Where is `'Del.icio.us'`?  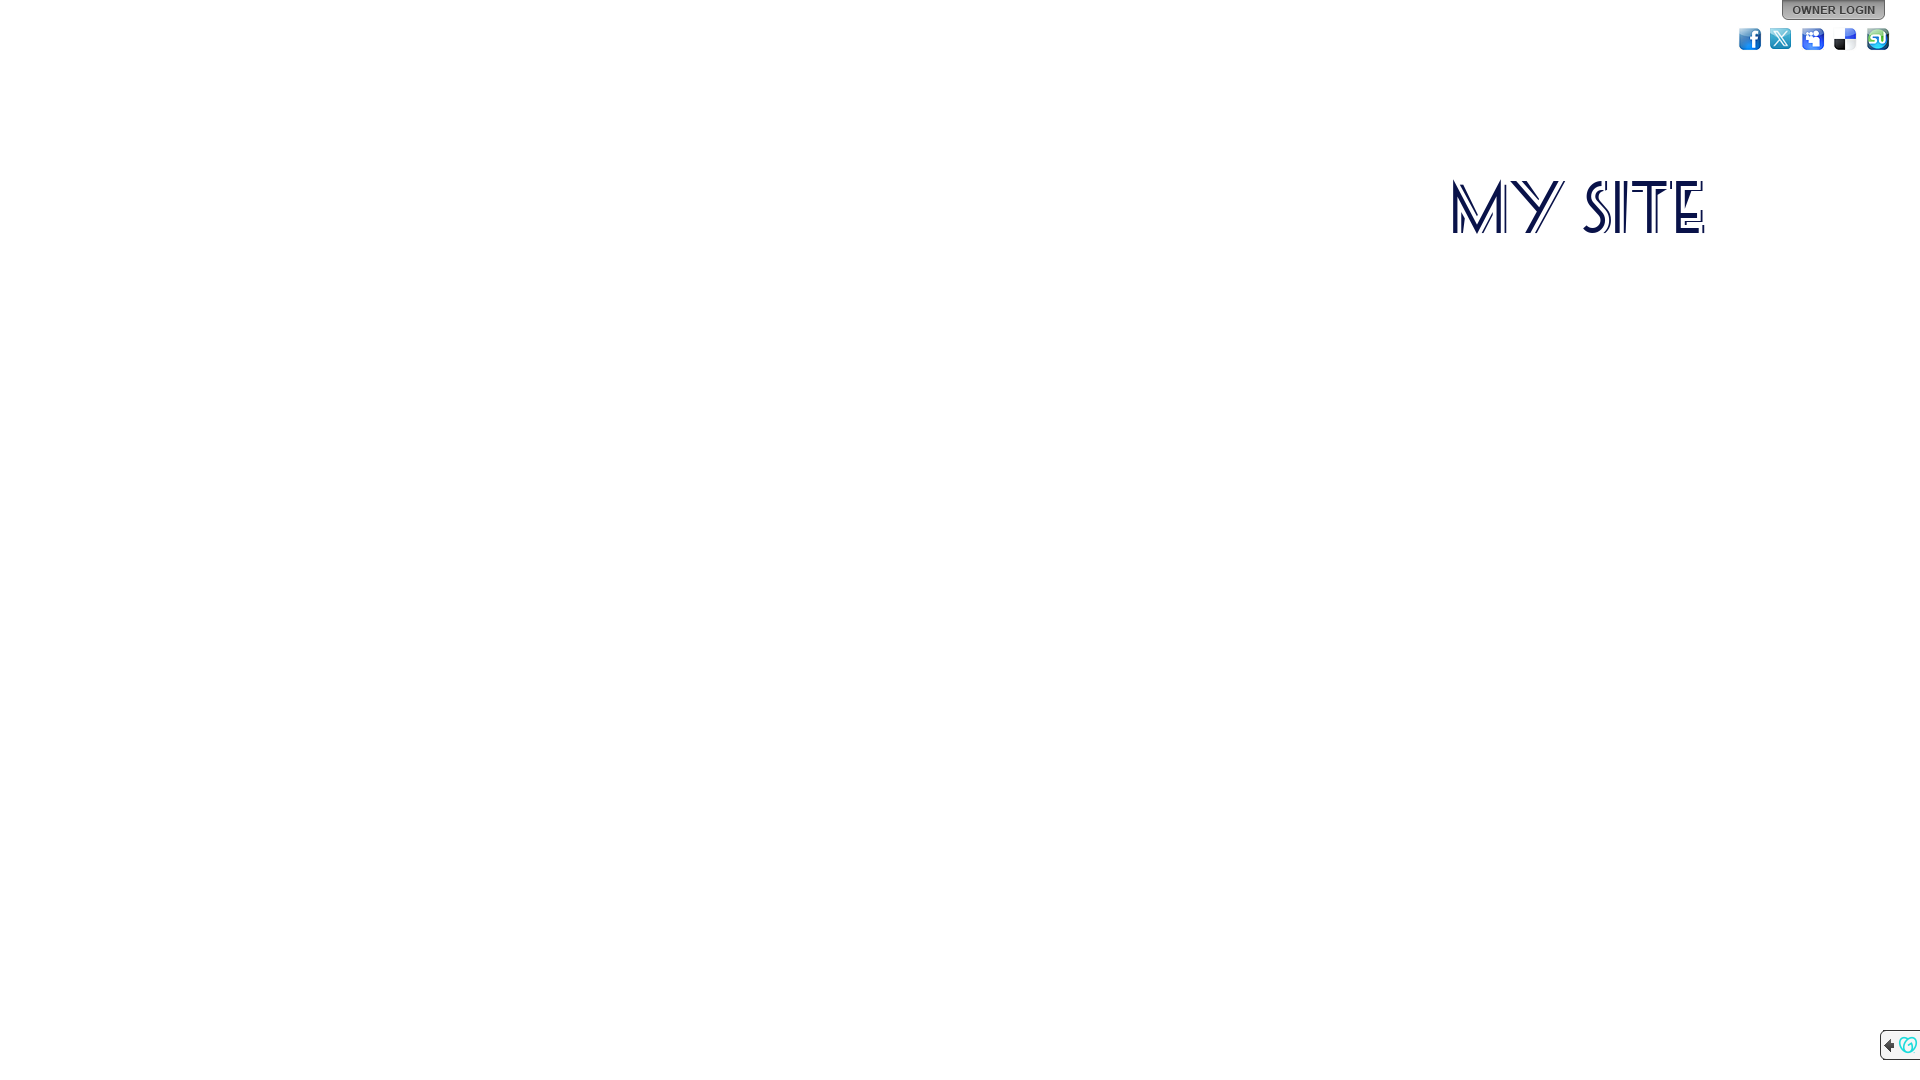 'Del.icio.us' is located at coordinates (1845, 38).